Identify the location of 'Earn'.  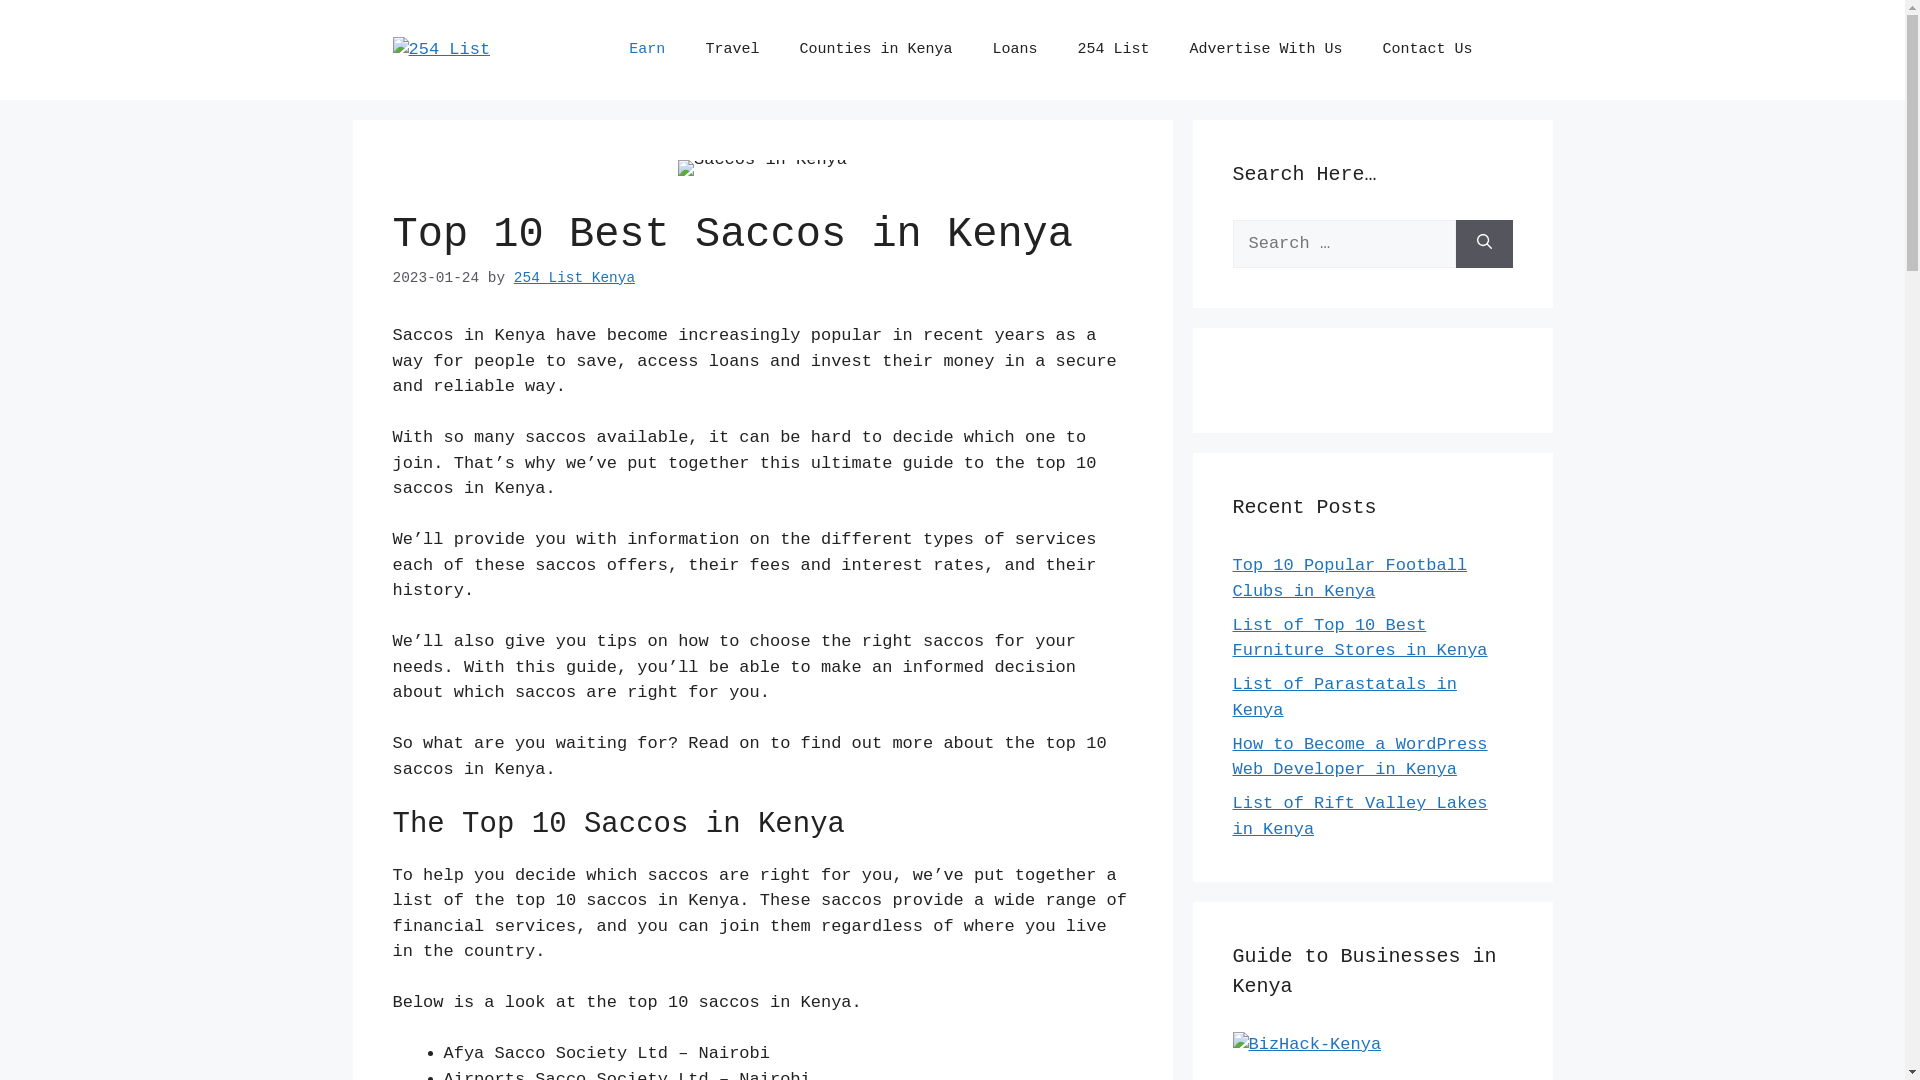
(608, 49).